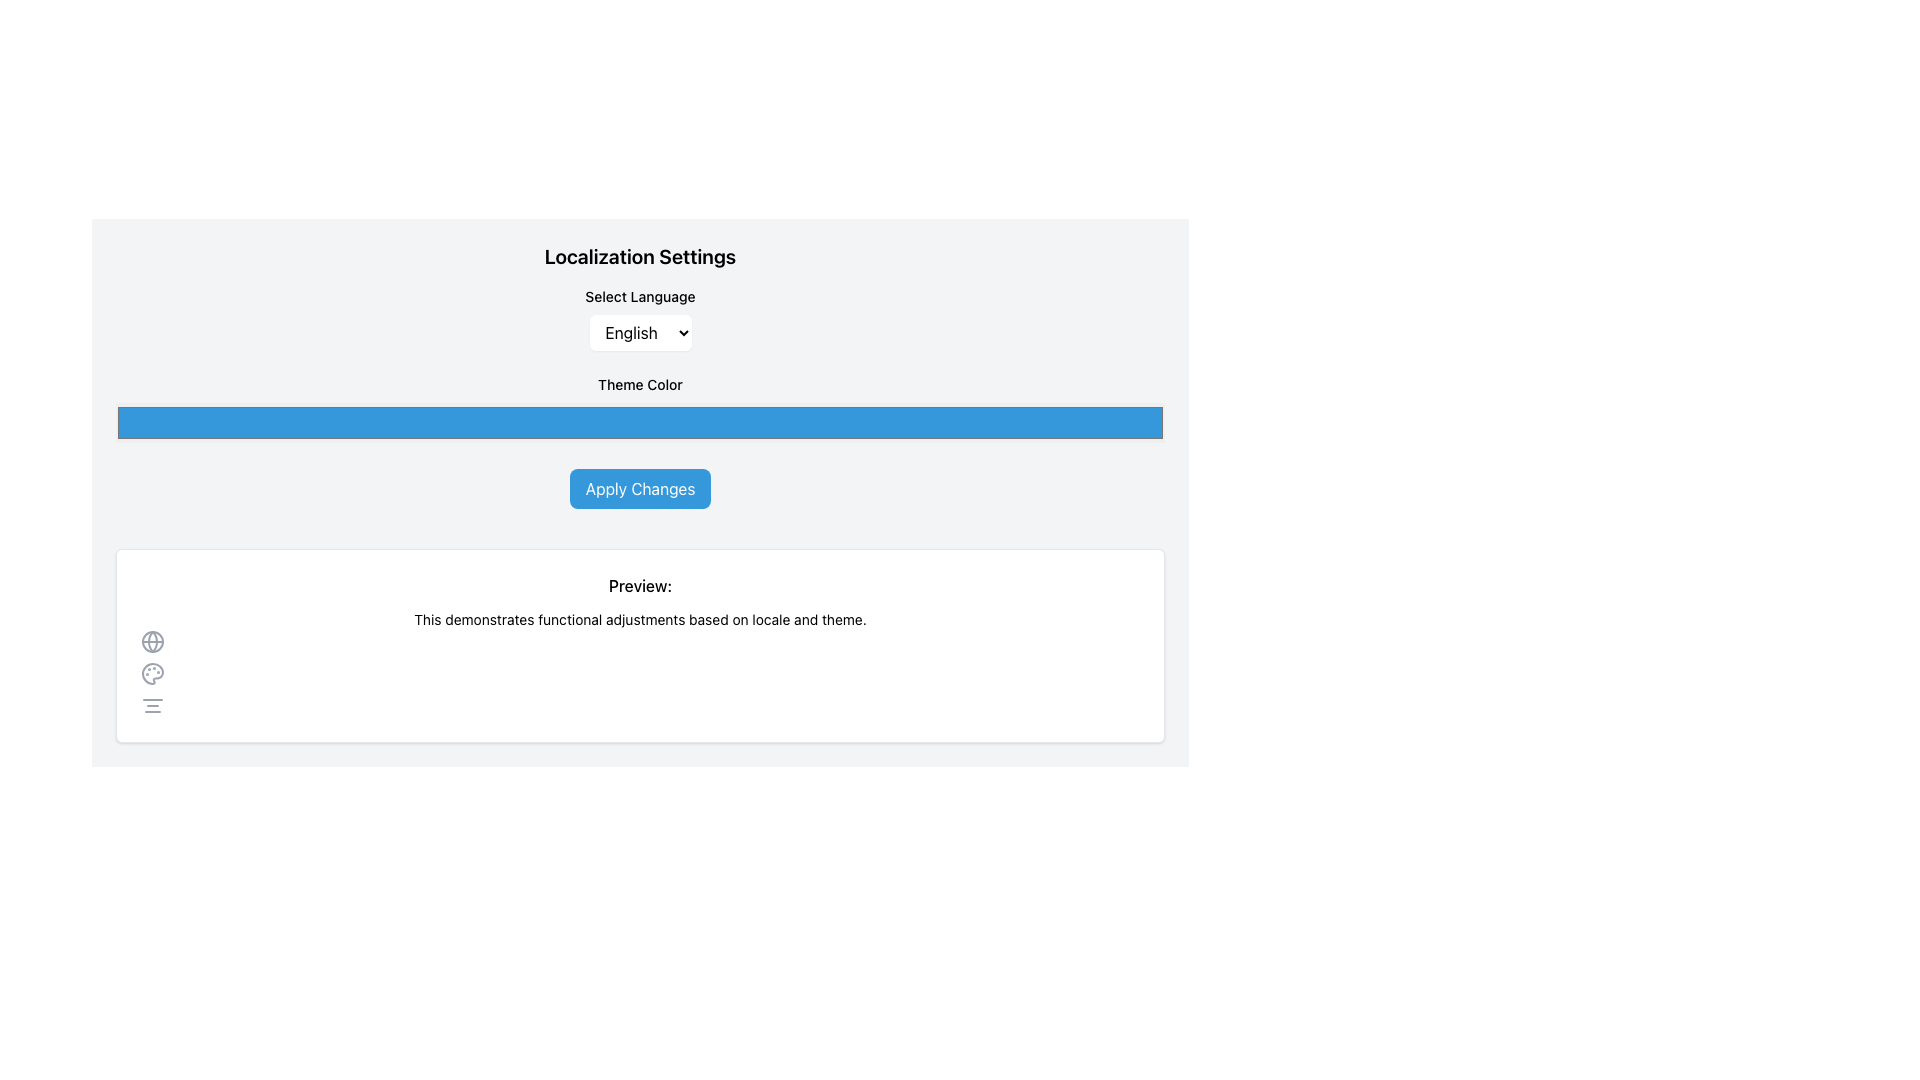  I want to click on the 'Apply Changes' button, which is a rectangular button with a blue background and white text, located in the 'Localization Settings' UI area, below 'Select Language' and 'Theme Color', and above the 'Preview:' section, so click(640, 489).